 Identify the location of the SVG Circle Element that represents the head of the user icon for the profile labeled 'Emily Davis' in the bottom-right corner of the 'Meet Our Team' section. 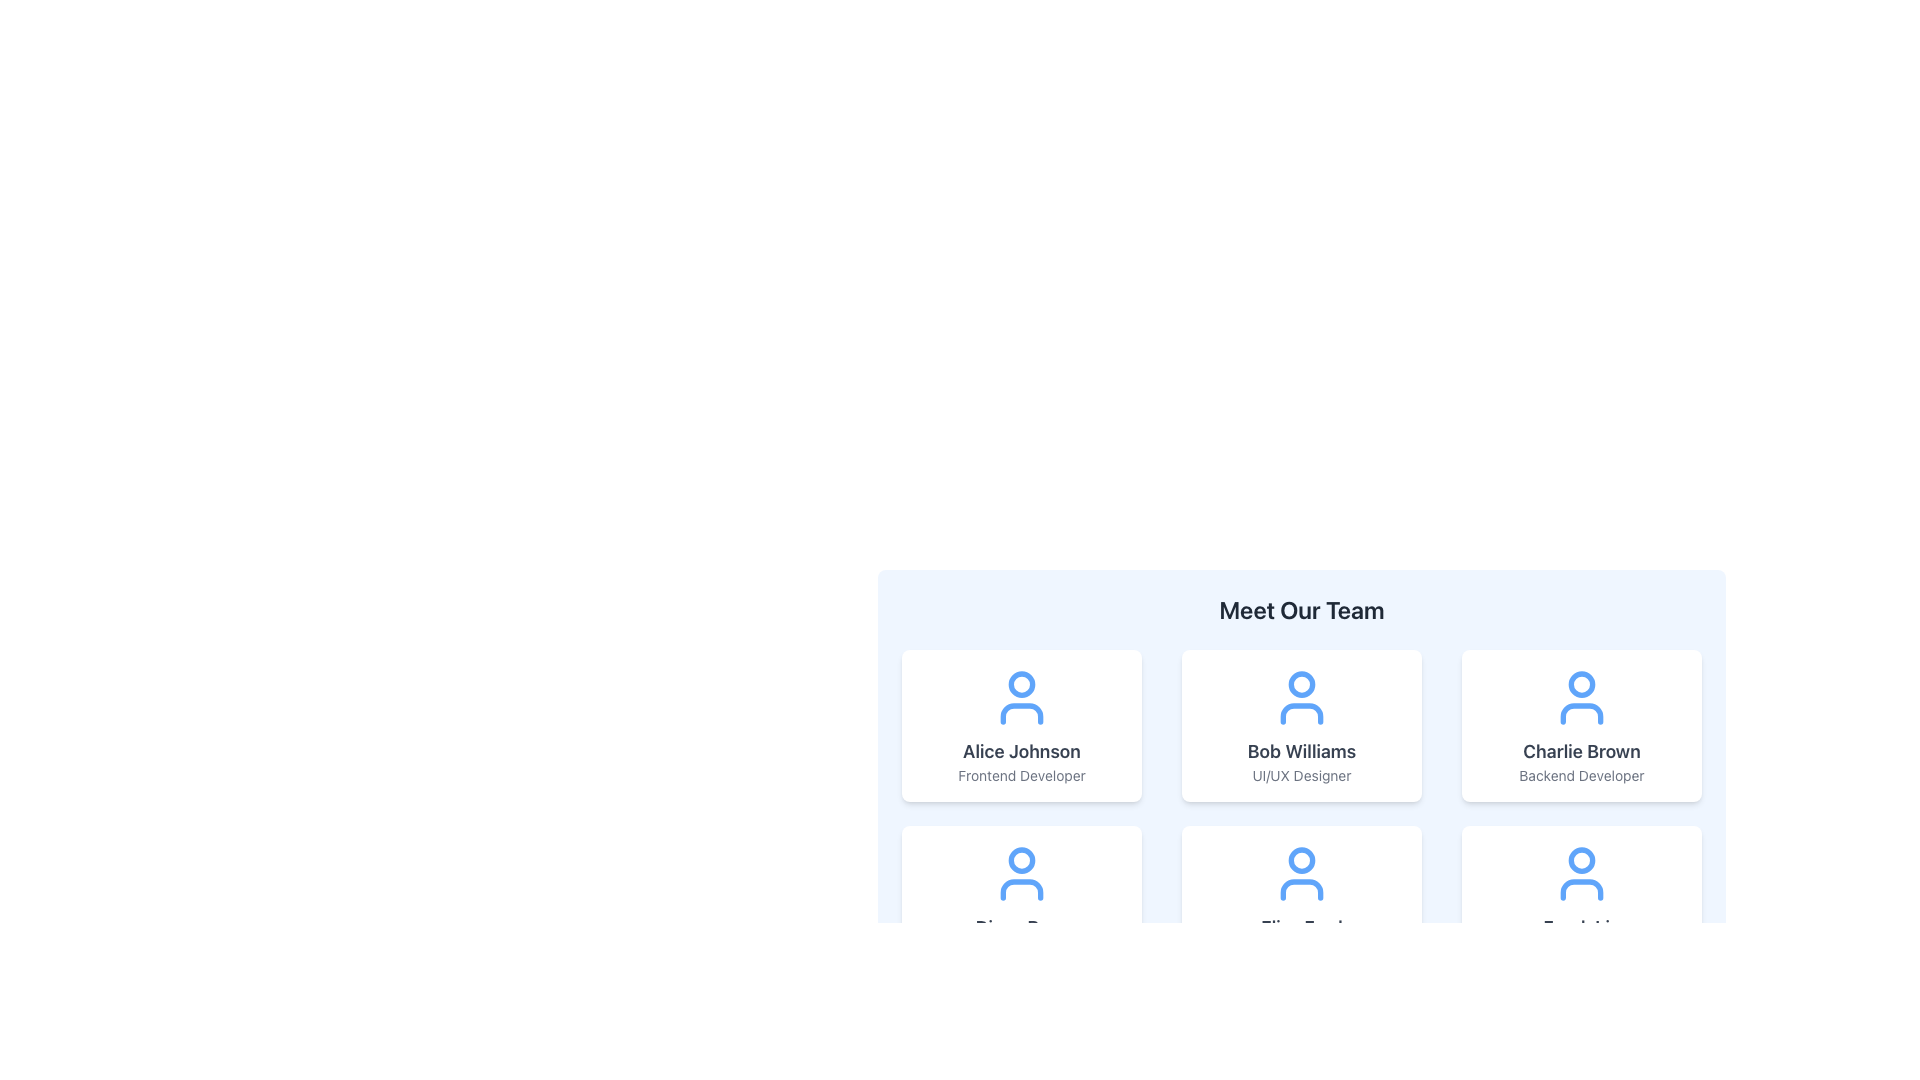
(1581, 859).